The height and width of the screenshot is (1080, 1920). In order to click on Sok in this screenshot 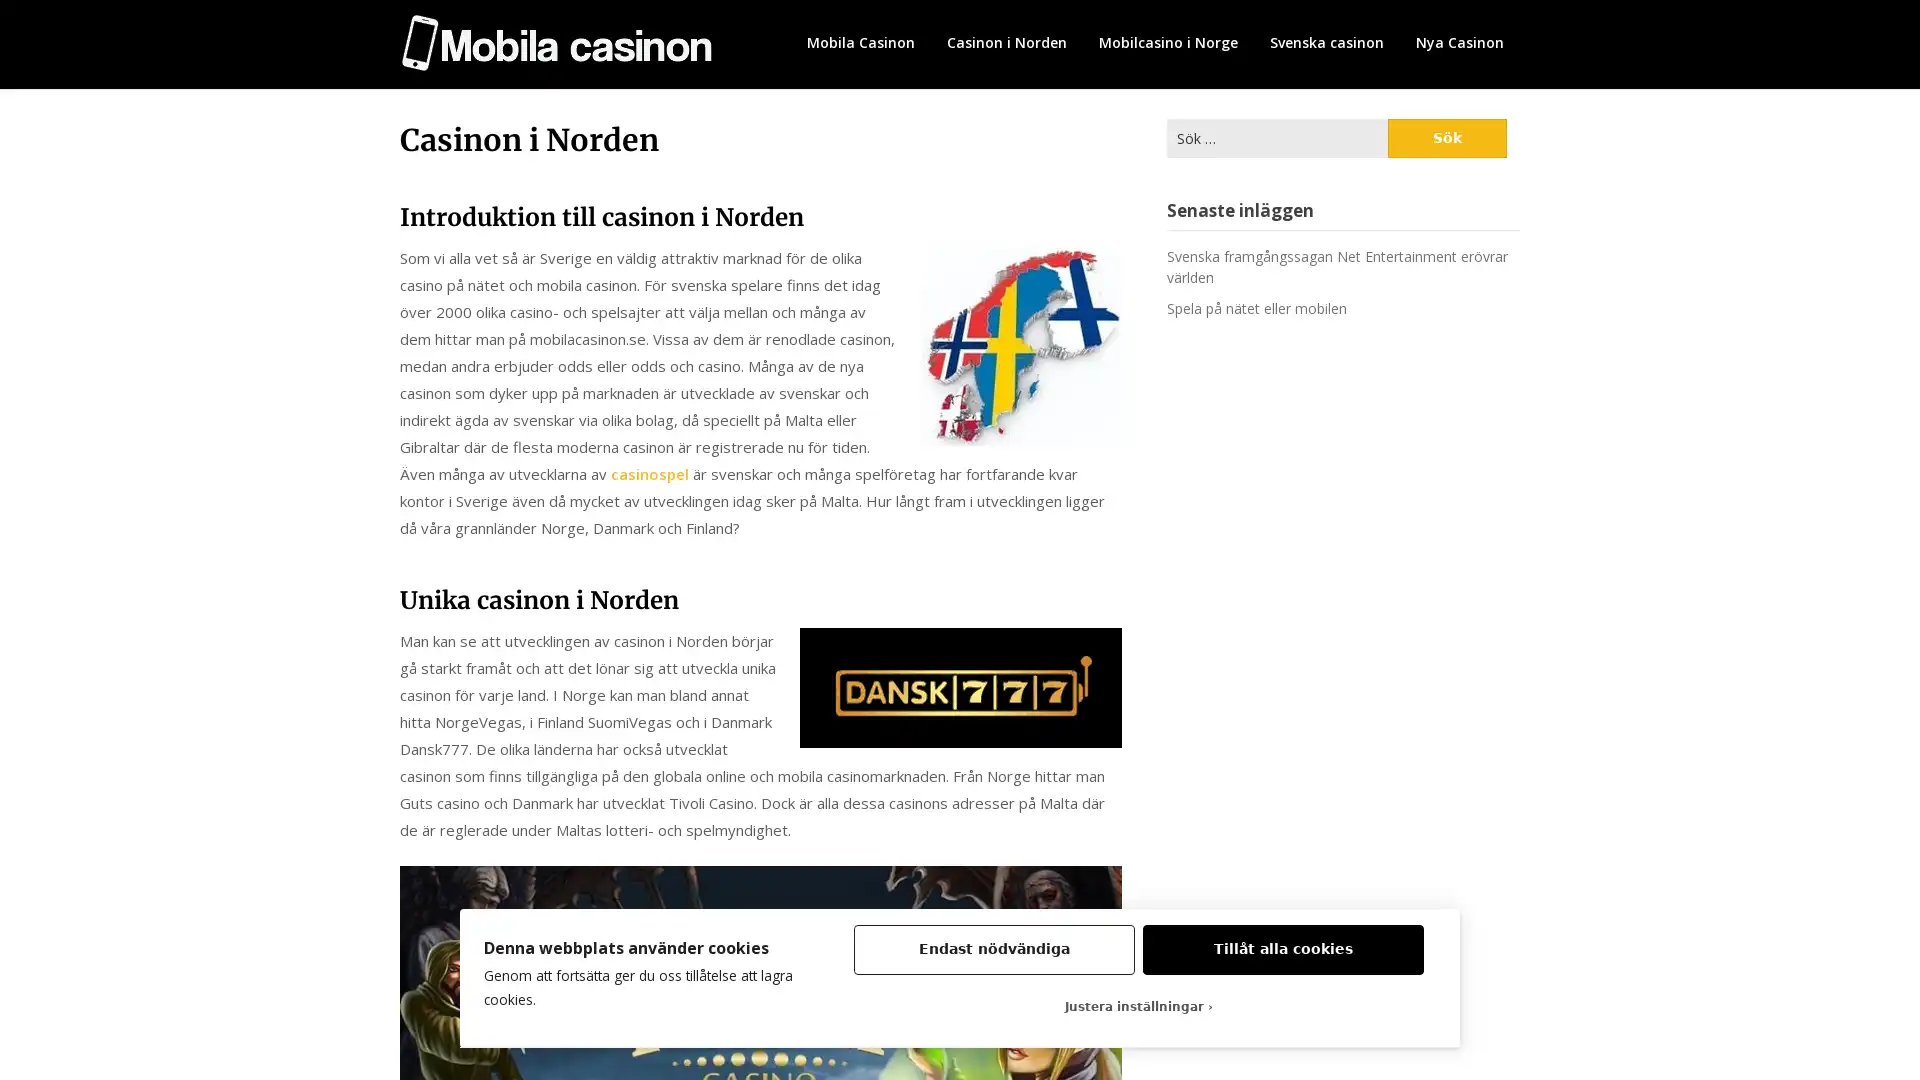, I will do `click(1446, 137)`.